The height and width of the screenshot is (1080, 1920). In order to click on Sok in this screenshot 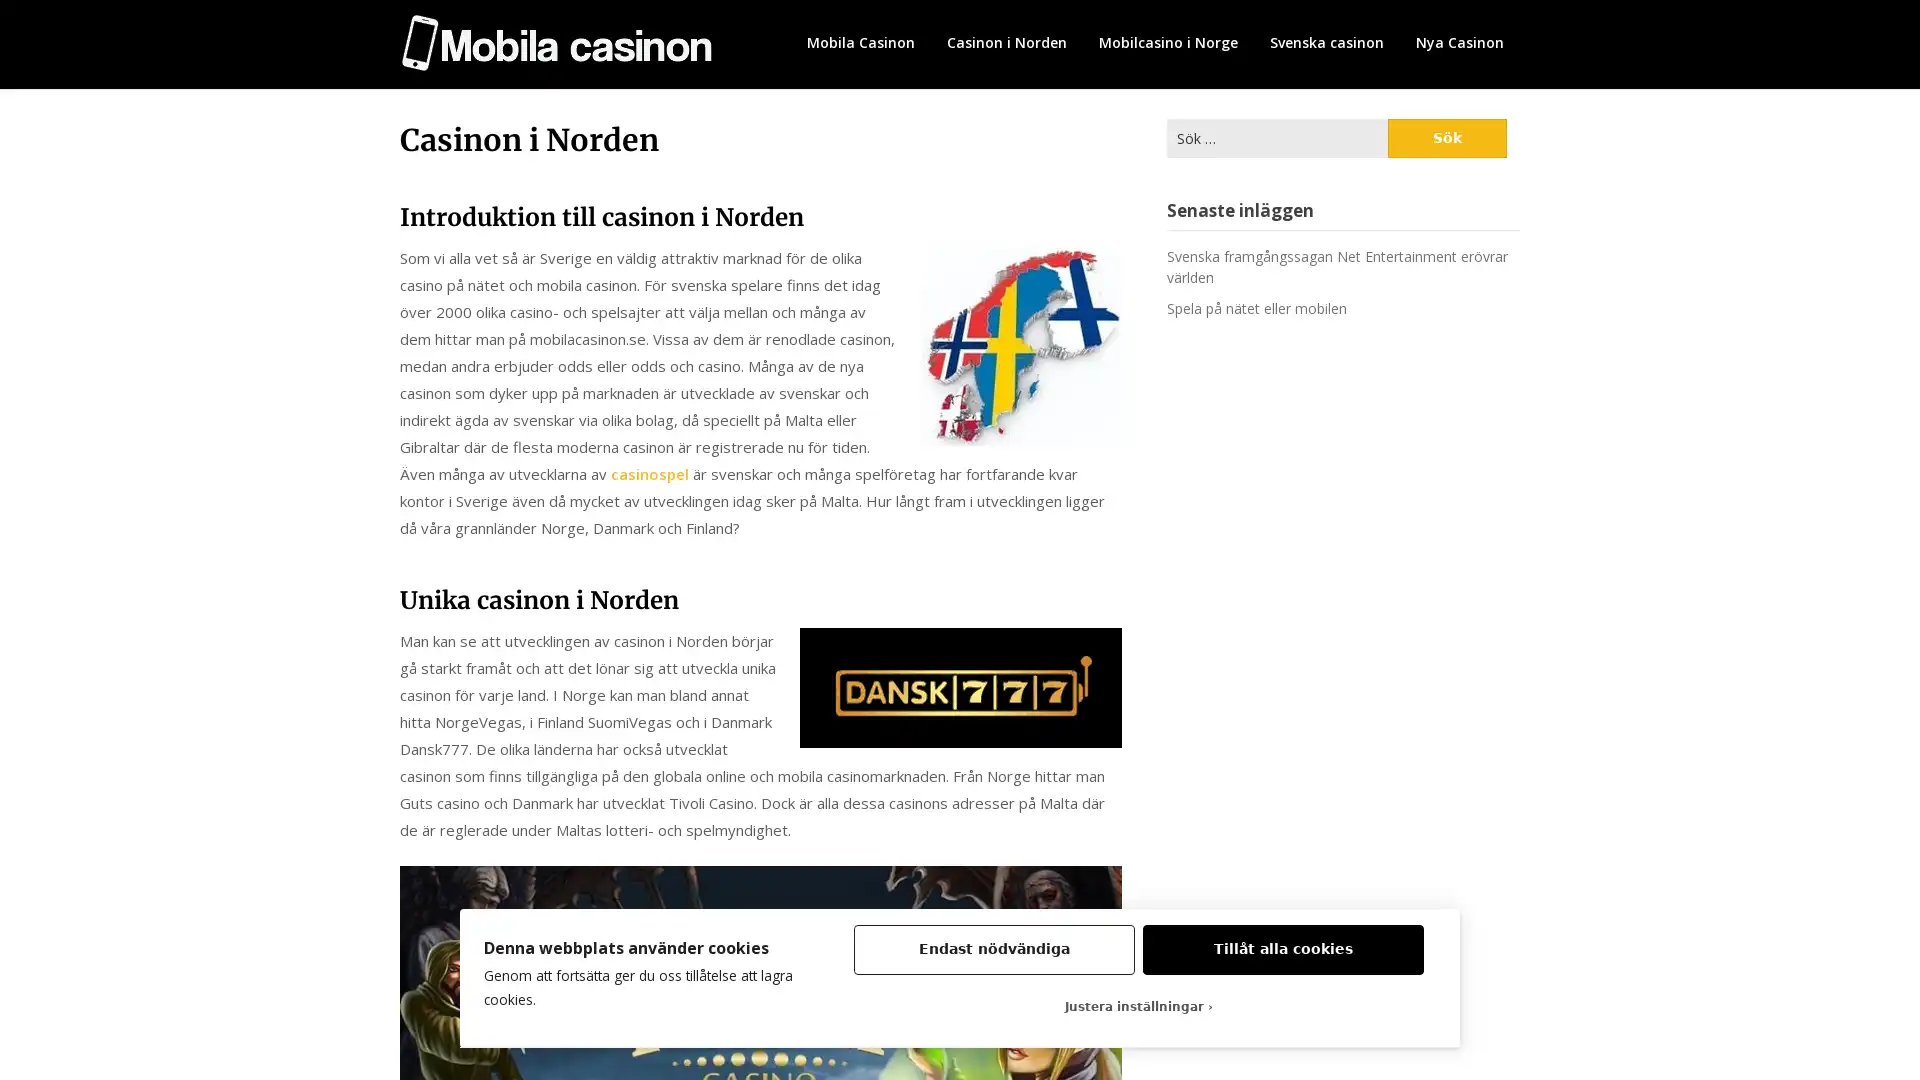, I will do `click(1446, 137)`.